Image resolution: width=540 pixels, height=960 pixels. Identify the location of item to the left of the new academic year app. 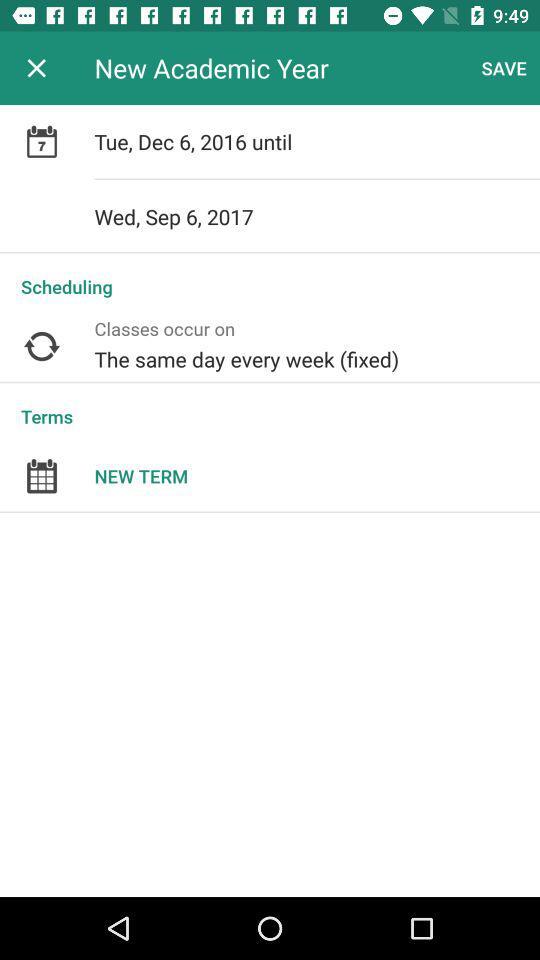
(36, 68).